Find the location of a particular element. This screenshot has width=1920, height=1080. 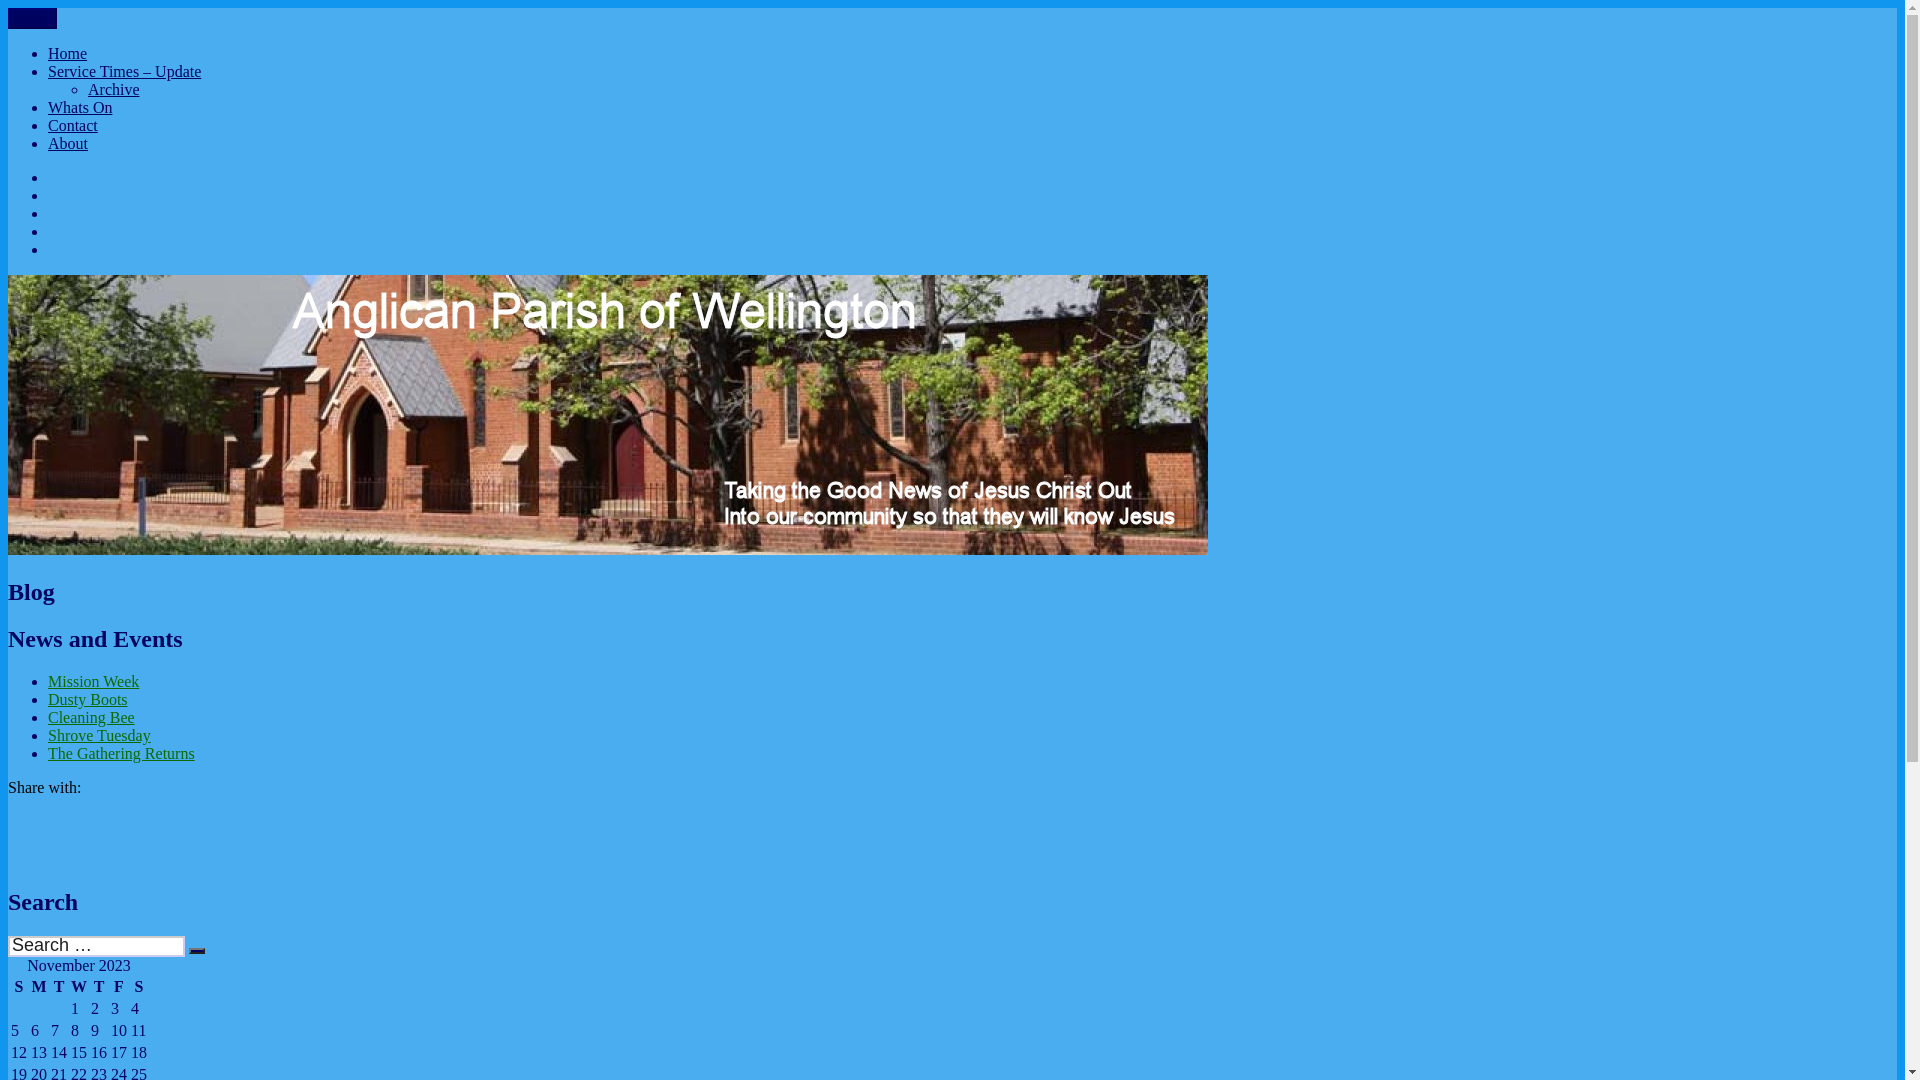

'Skip to content' is located at coordinates (7, 7).